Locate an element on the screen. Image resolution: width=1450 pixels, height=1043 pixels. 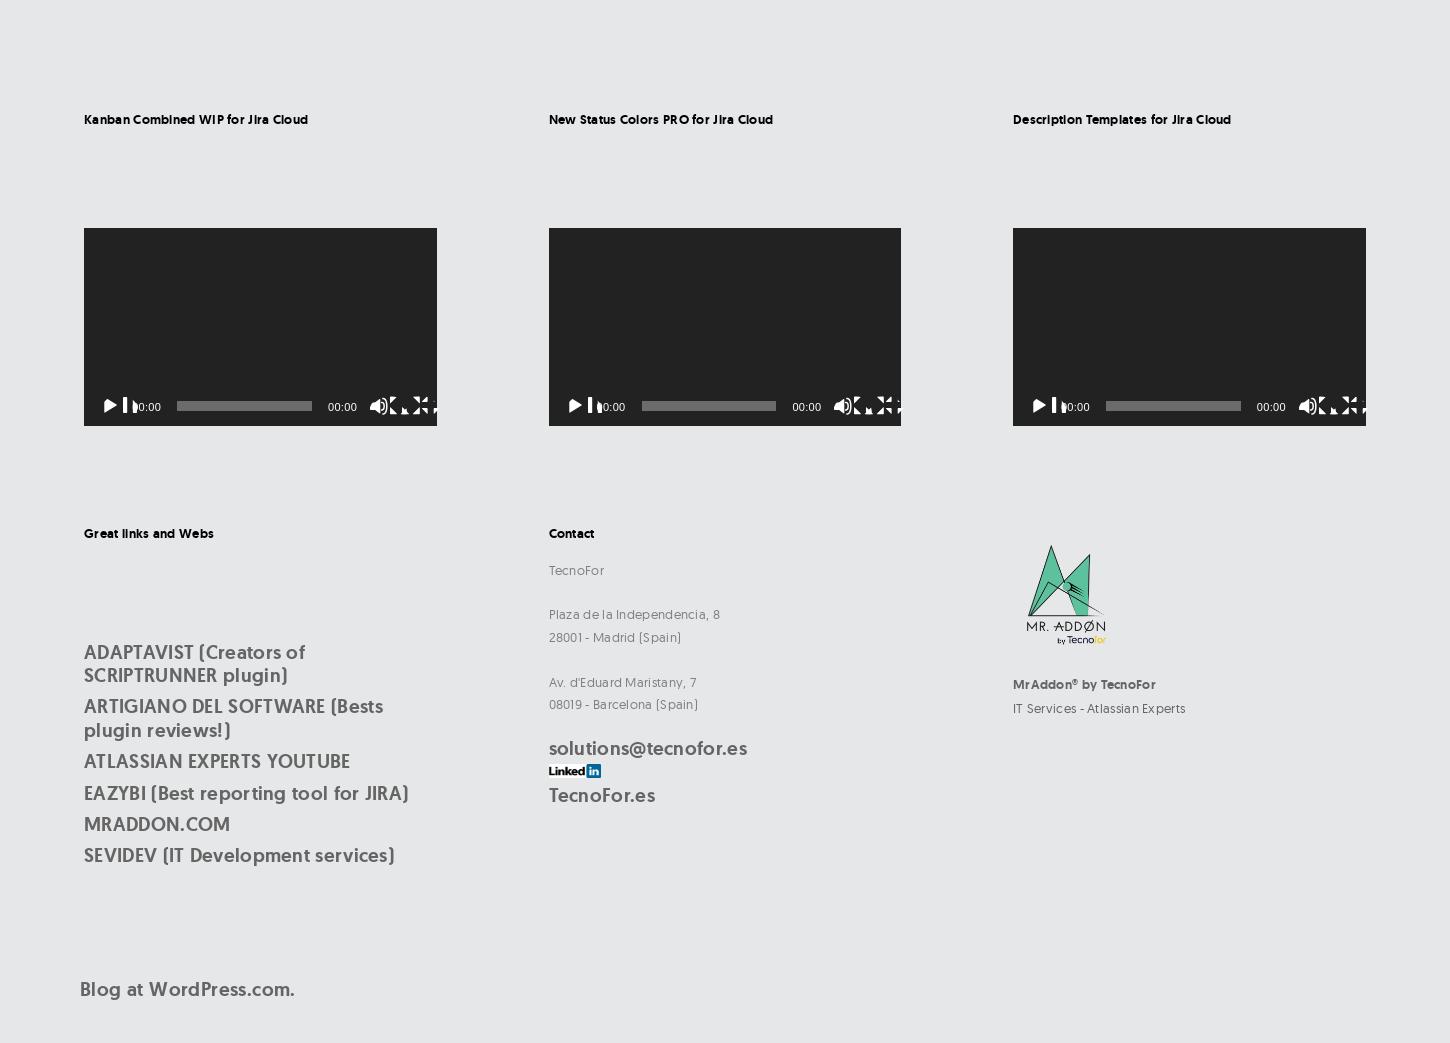
'Great links and Webs' is located at coordinates (83, 533).